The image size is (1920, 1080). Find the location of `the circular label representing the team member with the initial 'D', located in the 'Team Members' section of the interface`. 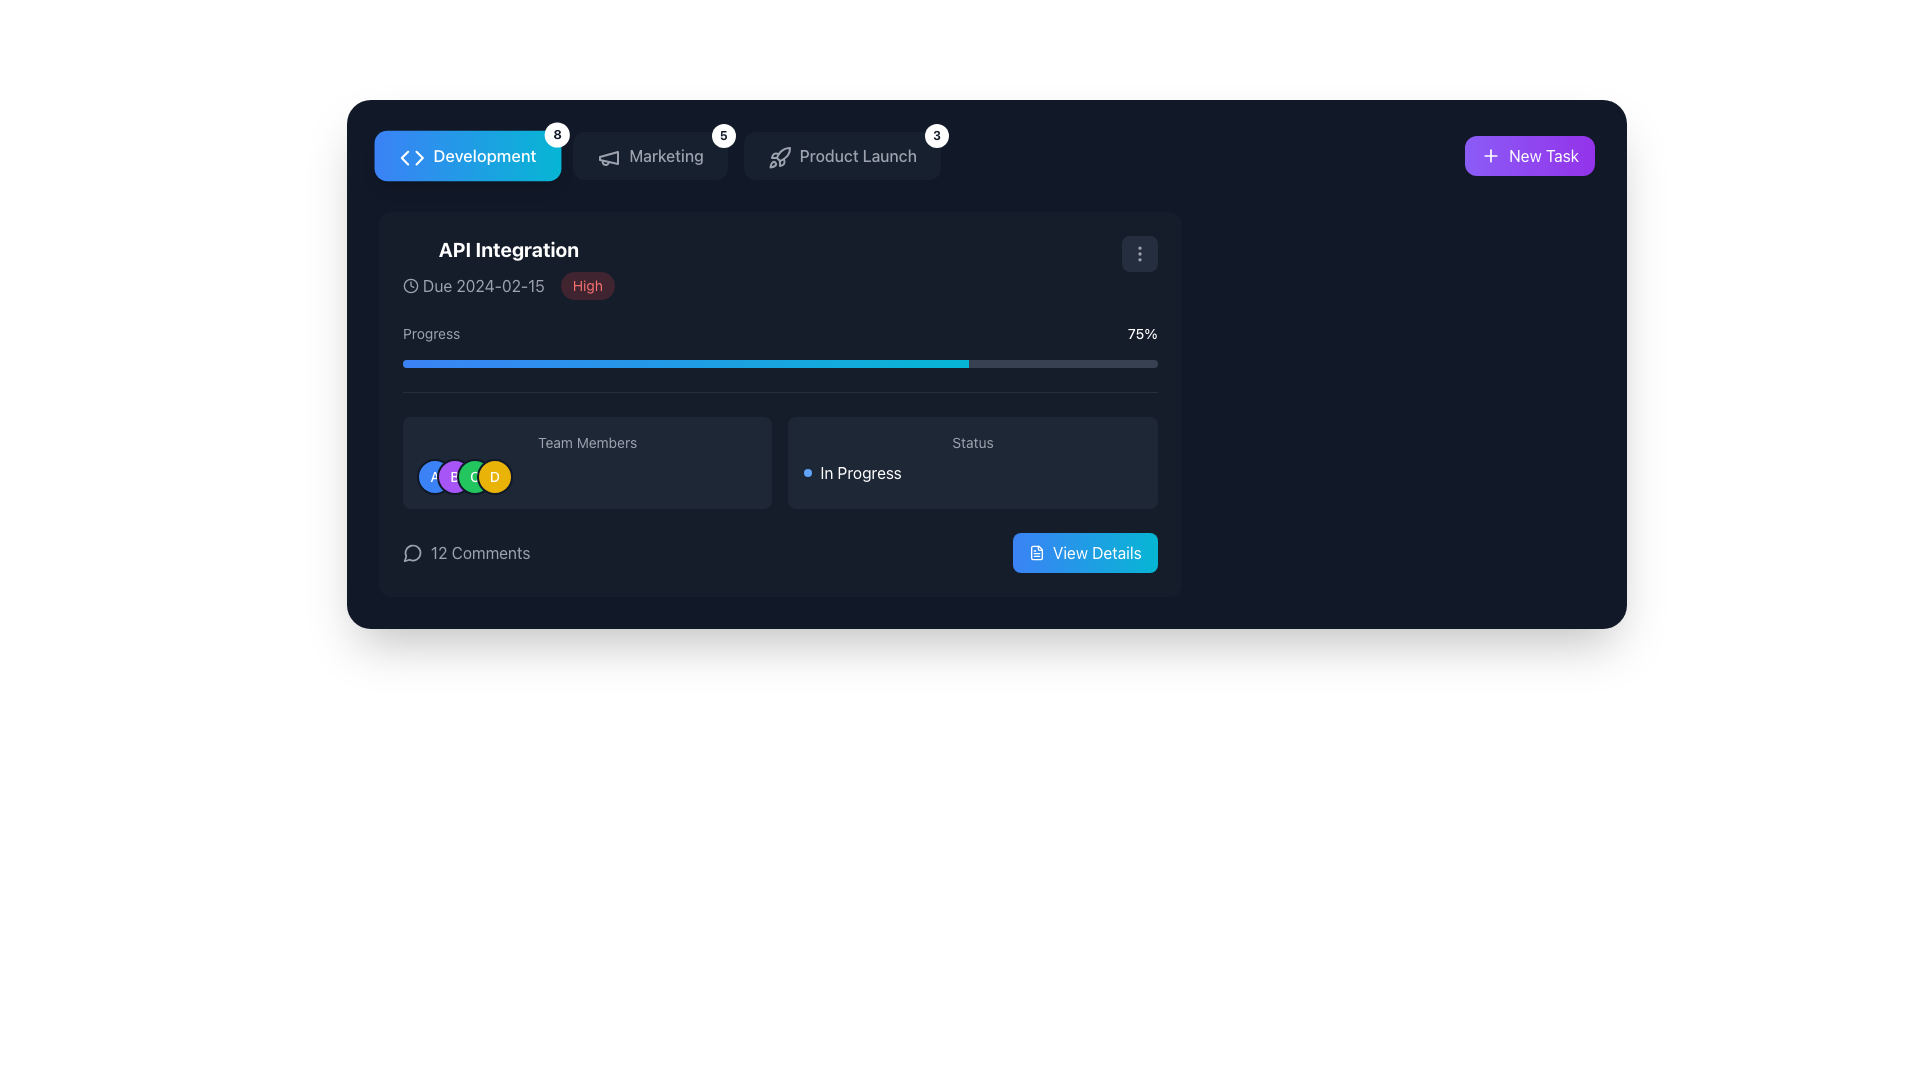

the circular label representing the team member with the initial 'D', located in the 'Team Members' section of the interface is located at coordinates (494, 477).